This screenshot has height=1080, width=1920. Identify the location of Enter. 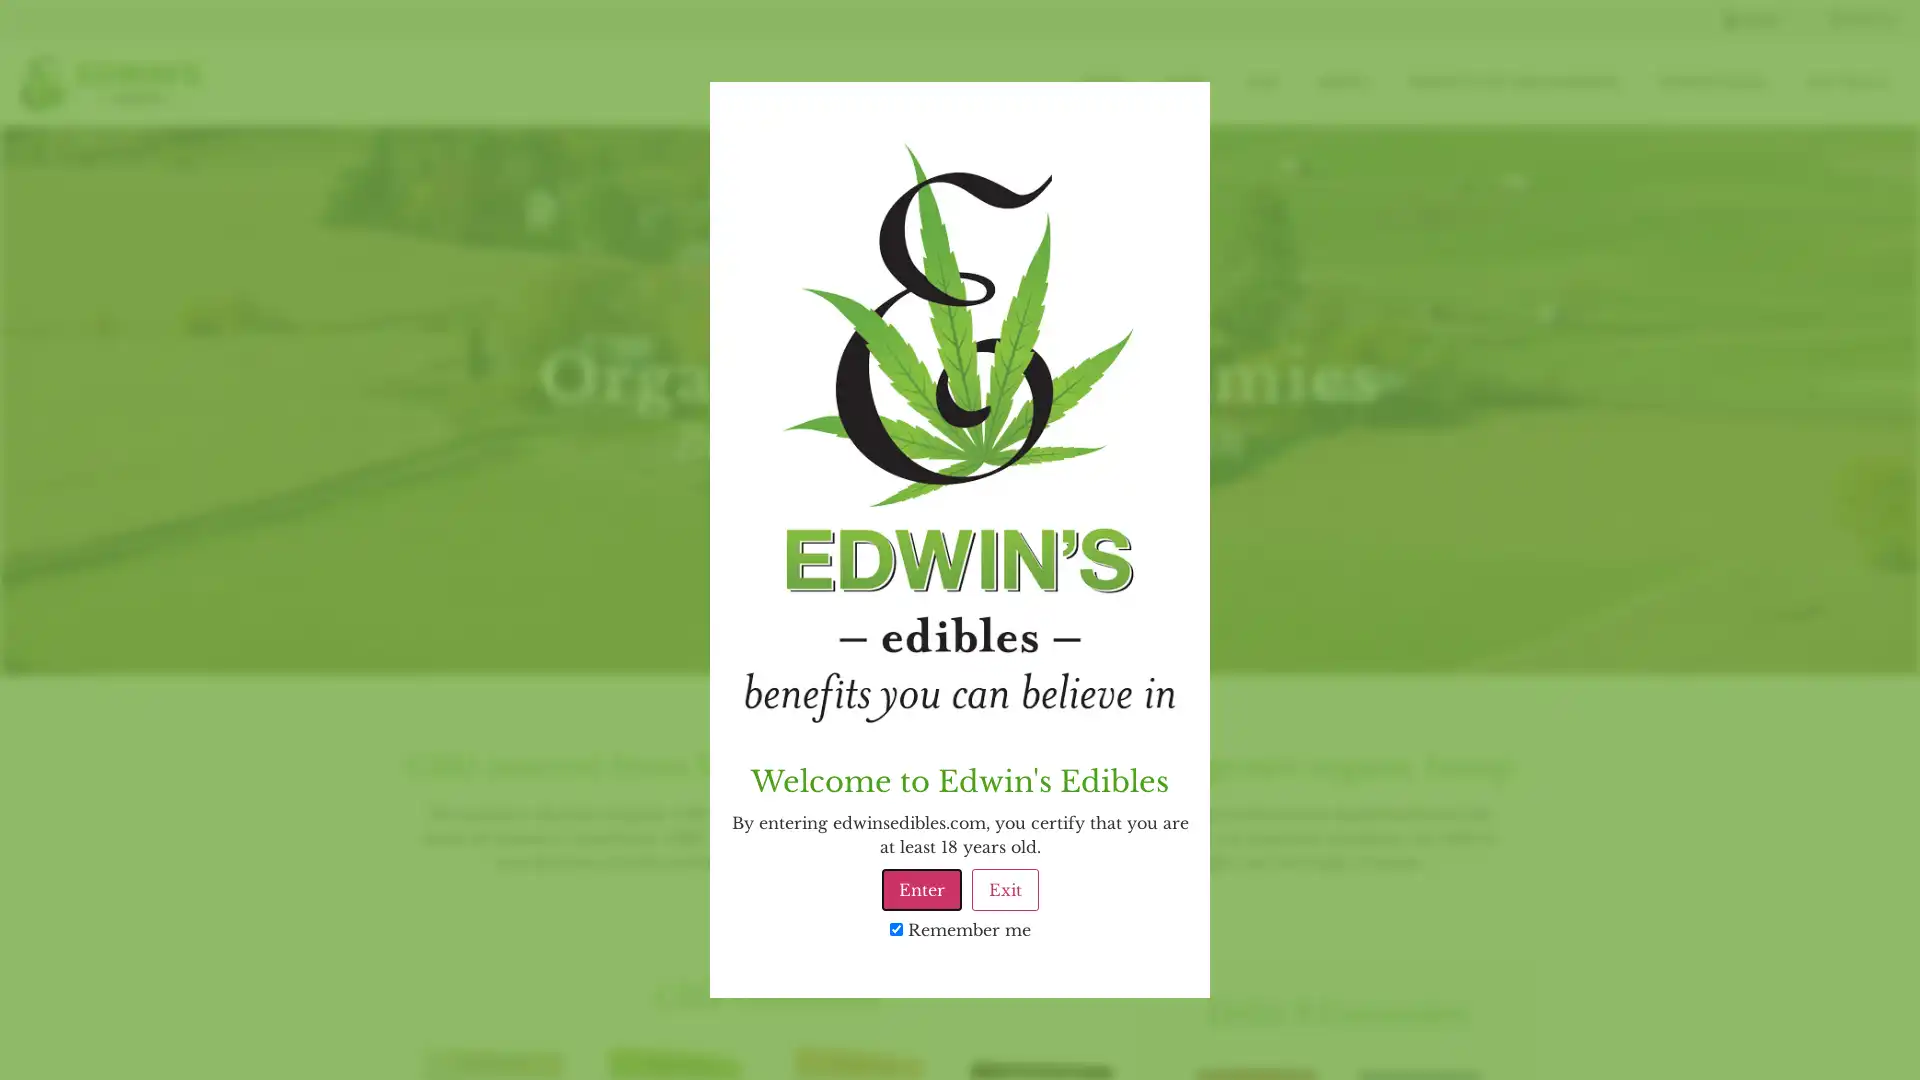
(920, 889).